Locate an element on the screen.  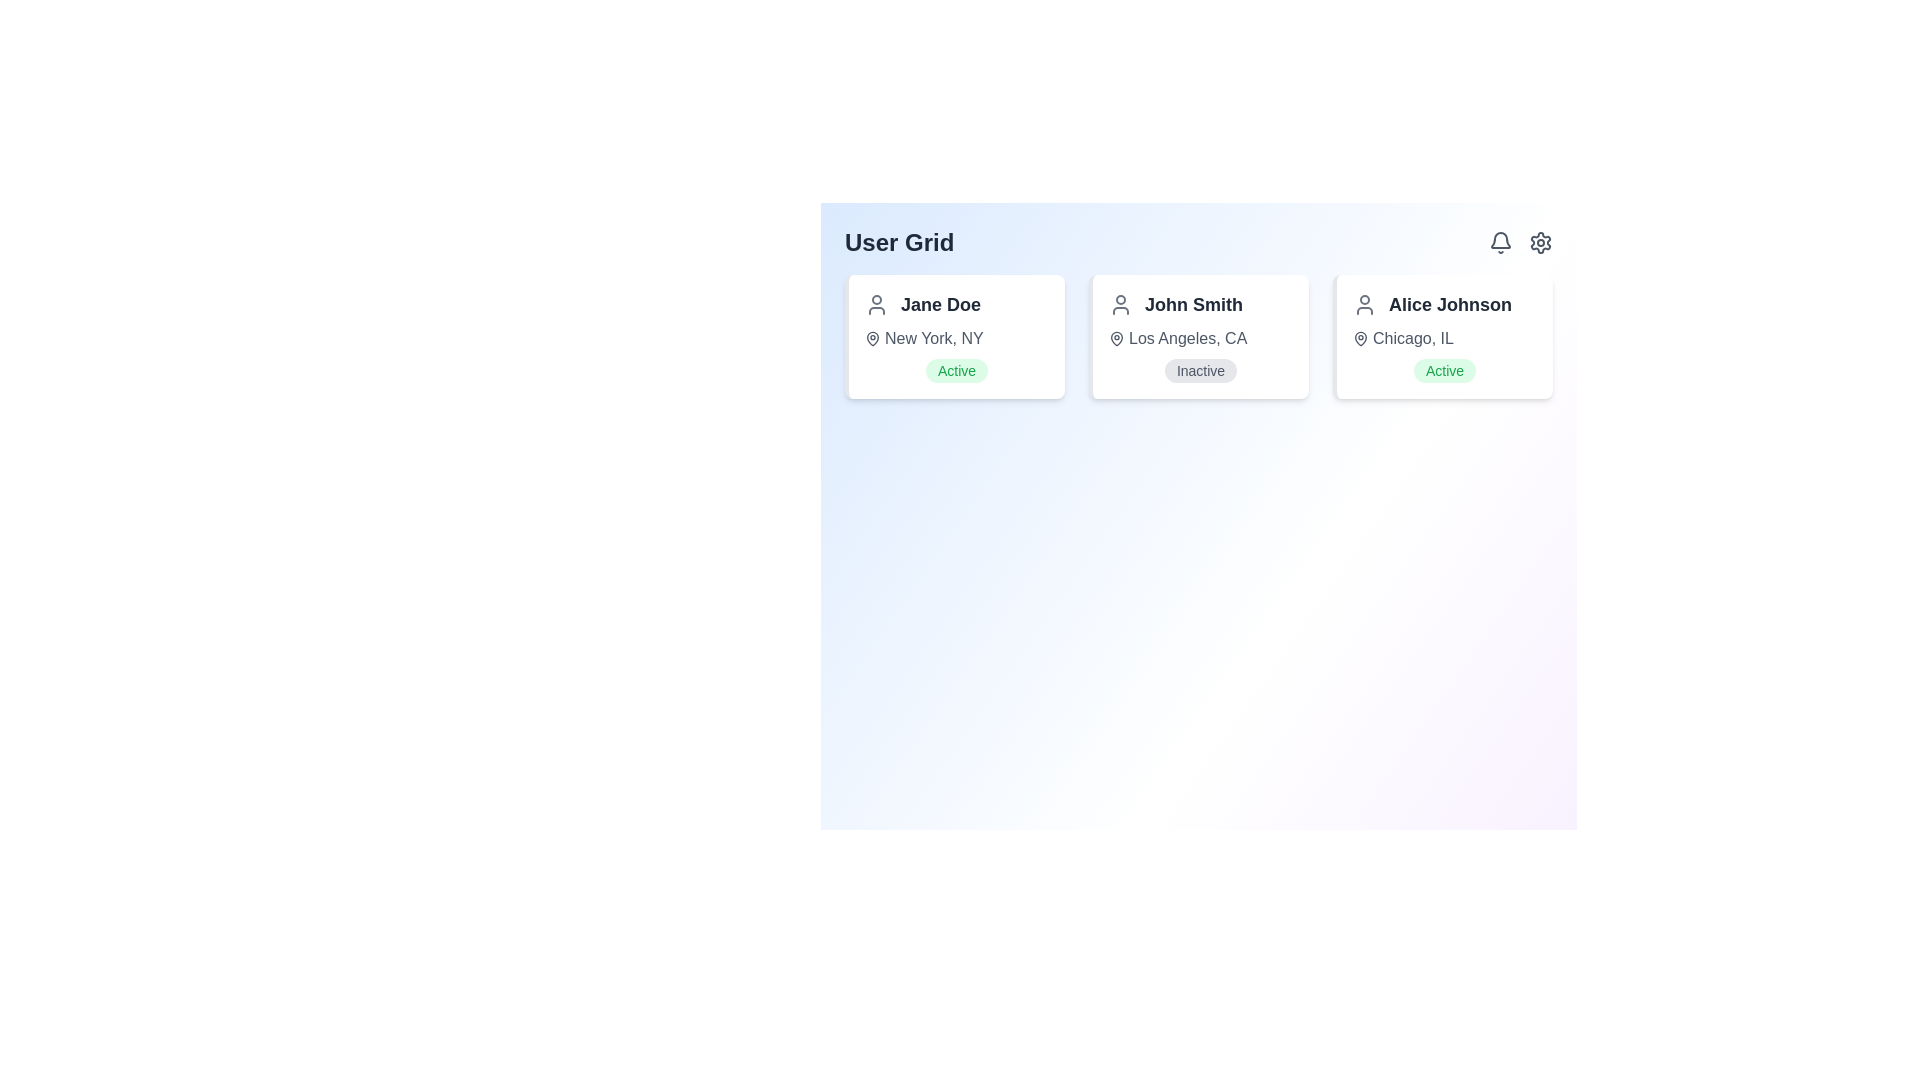
the location pin icon located in Jane Doe's information card, positioned above the text 'New York, NY' is located at coordinates (873, 337).